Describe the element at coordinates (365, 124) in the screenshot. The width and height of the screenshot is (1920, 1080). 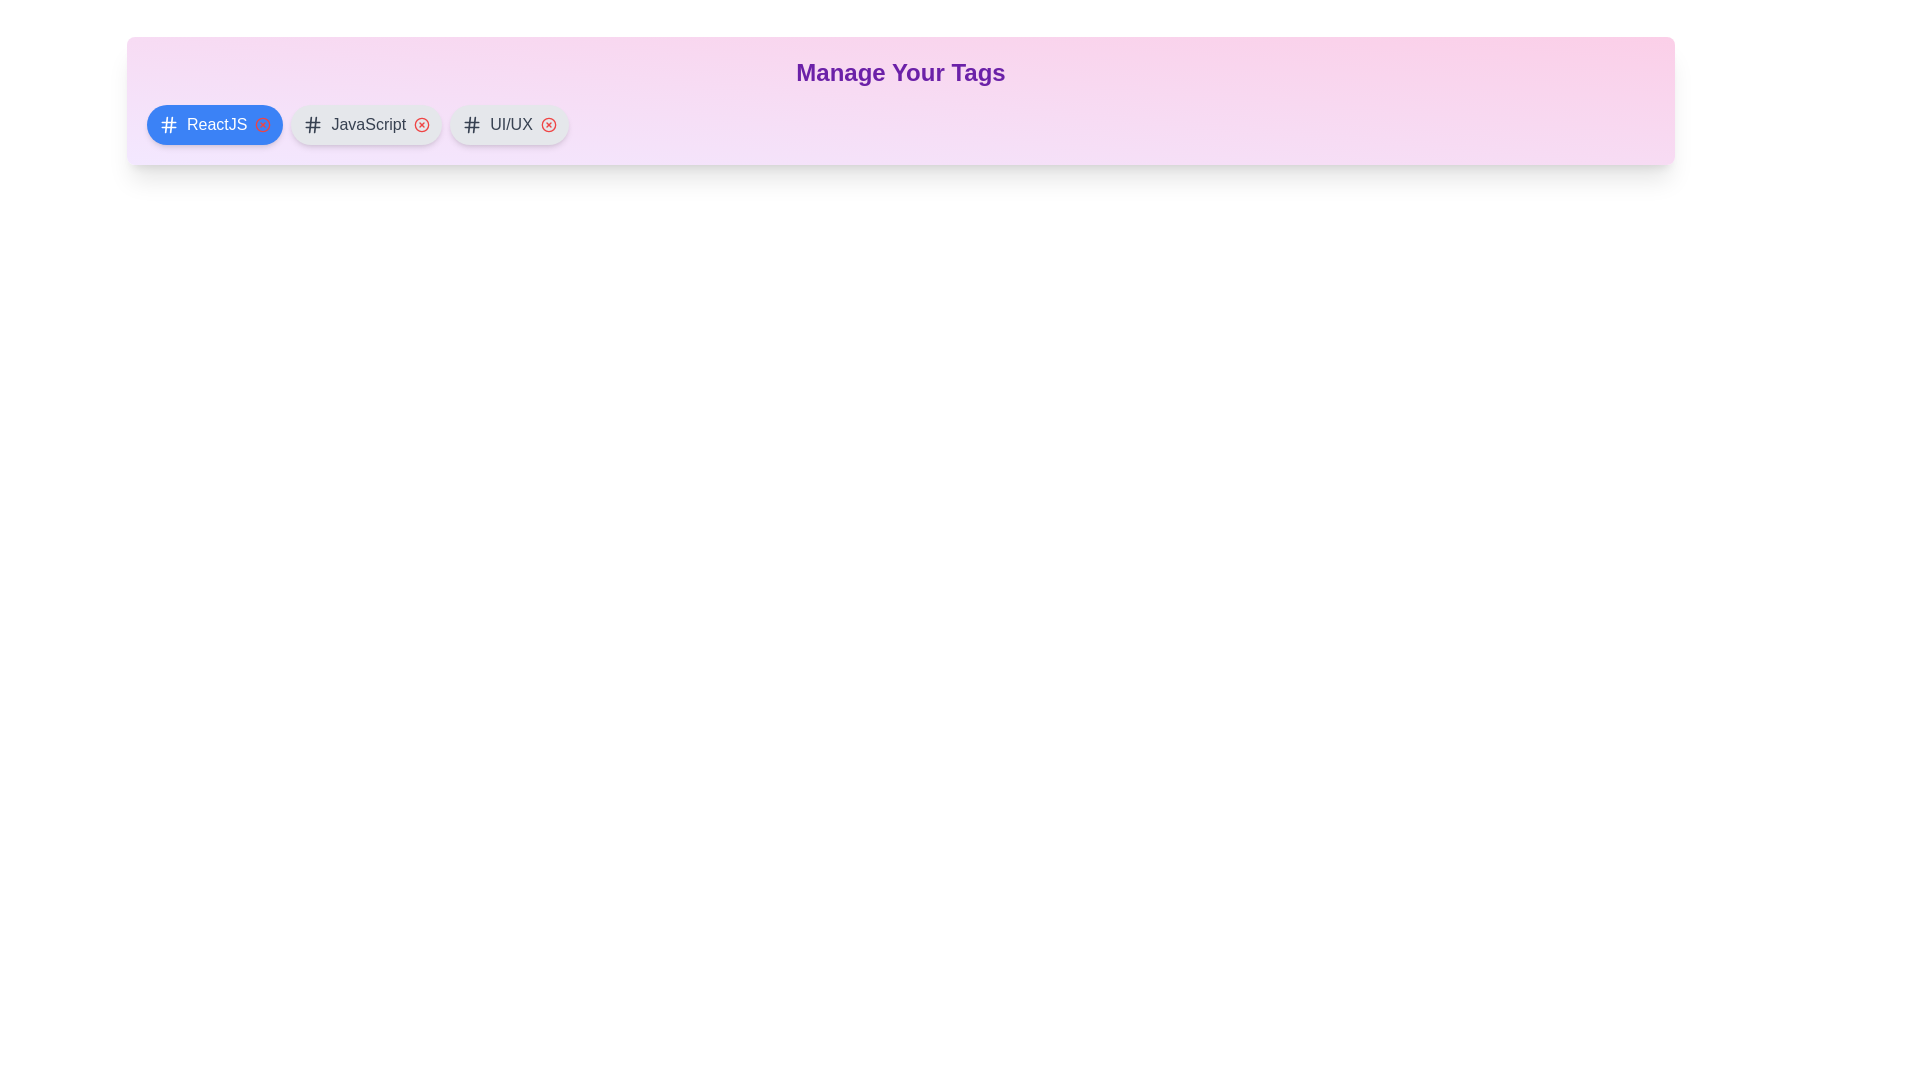
I see `the tag labeled 'JavaScript'` at that location.